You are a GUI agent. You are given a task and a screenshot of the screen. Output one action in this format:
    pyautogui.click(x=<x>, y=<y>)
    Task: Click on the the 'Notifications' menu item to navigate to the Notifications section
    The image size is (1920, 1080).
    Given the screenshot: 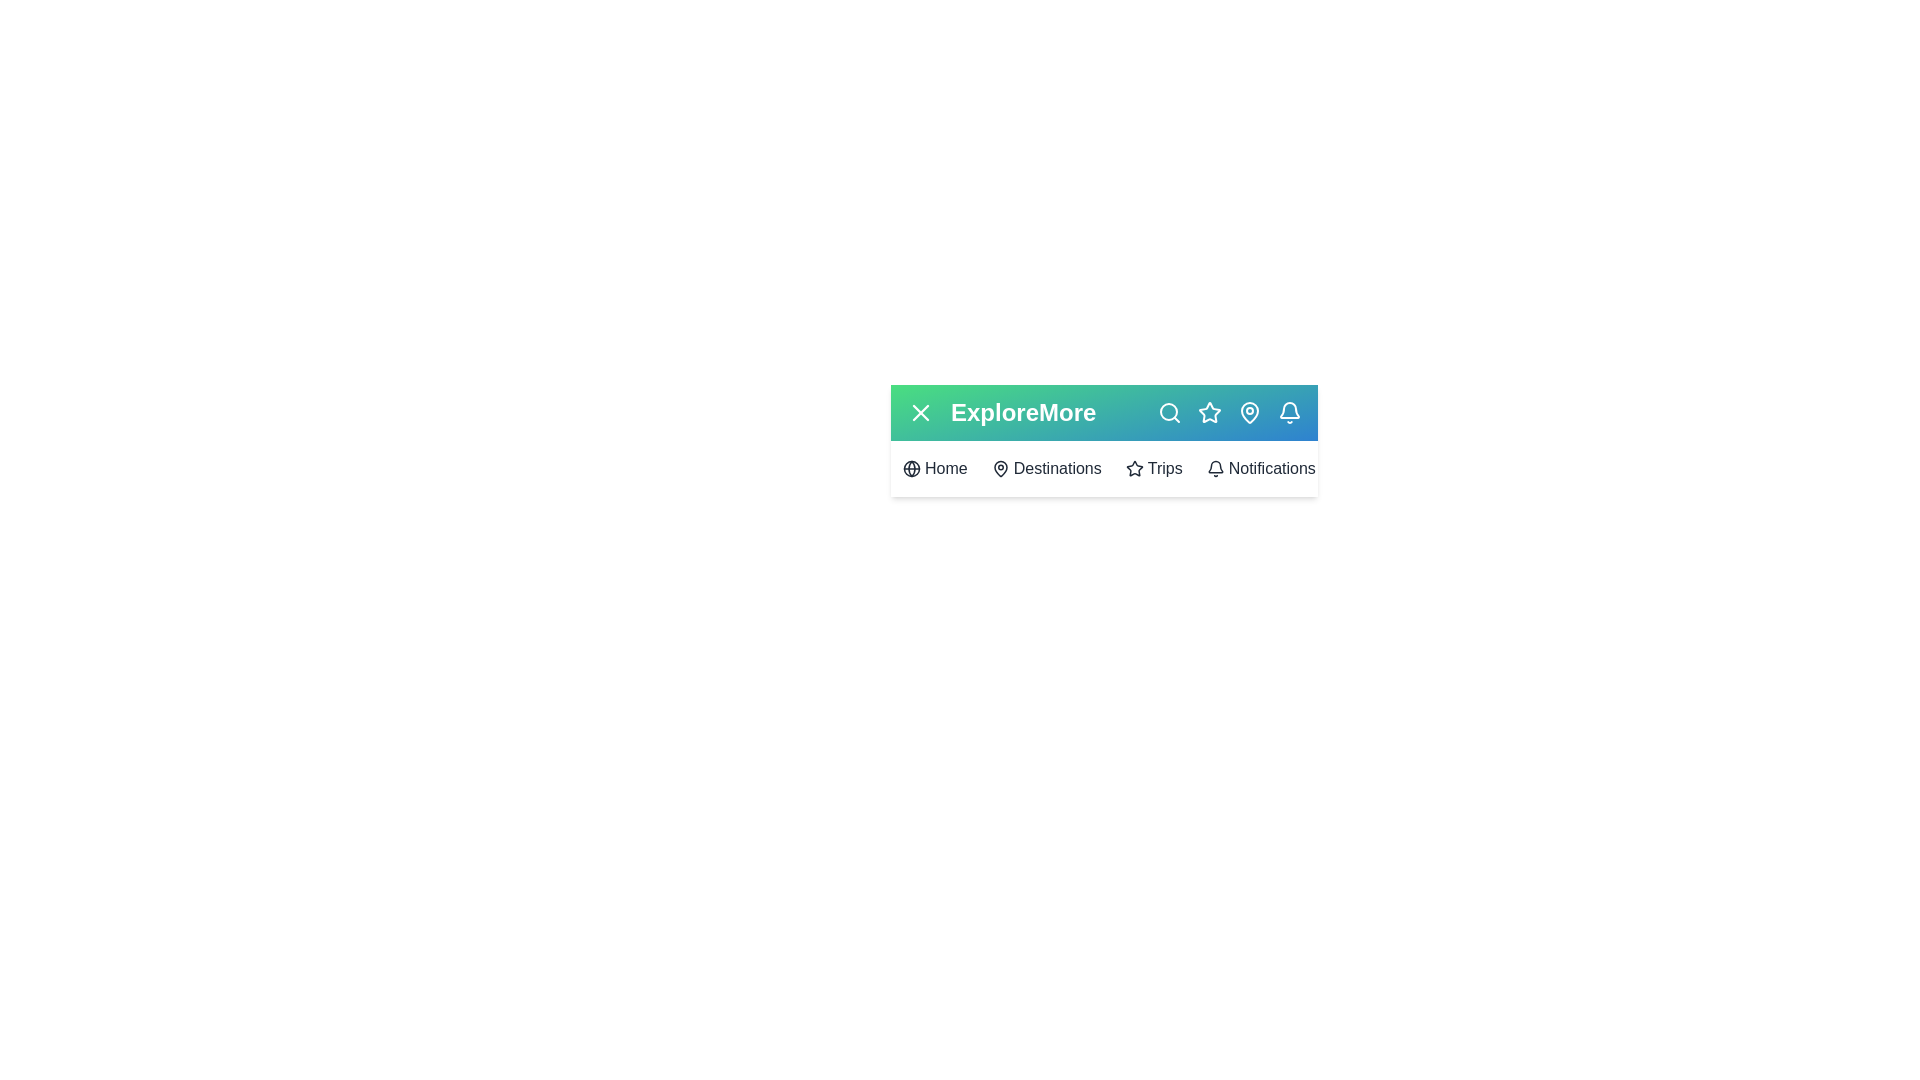 What is the action you would take?
    pyautogui.click(x=1260, y=469)
    